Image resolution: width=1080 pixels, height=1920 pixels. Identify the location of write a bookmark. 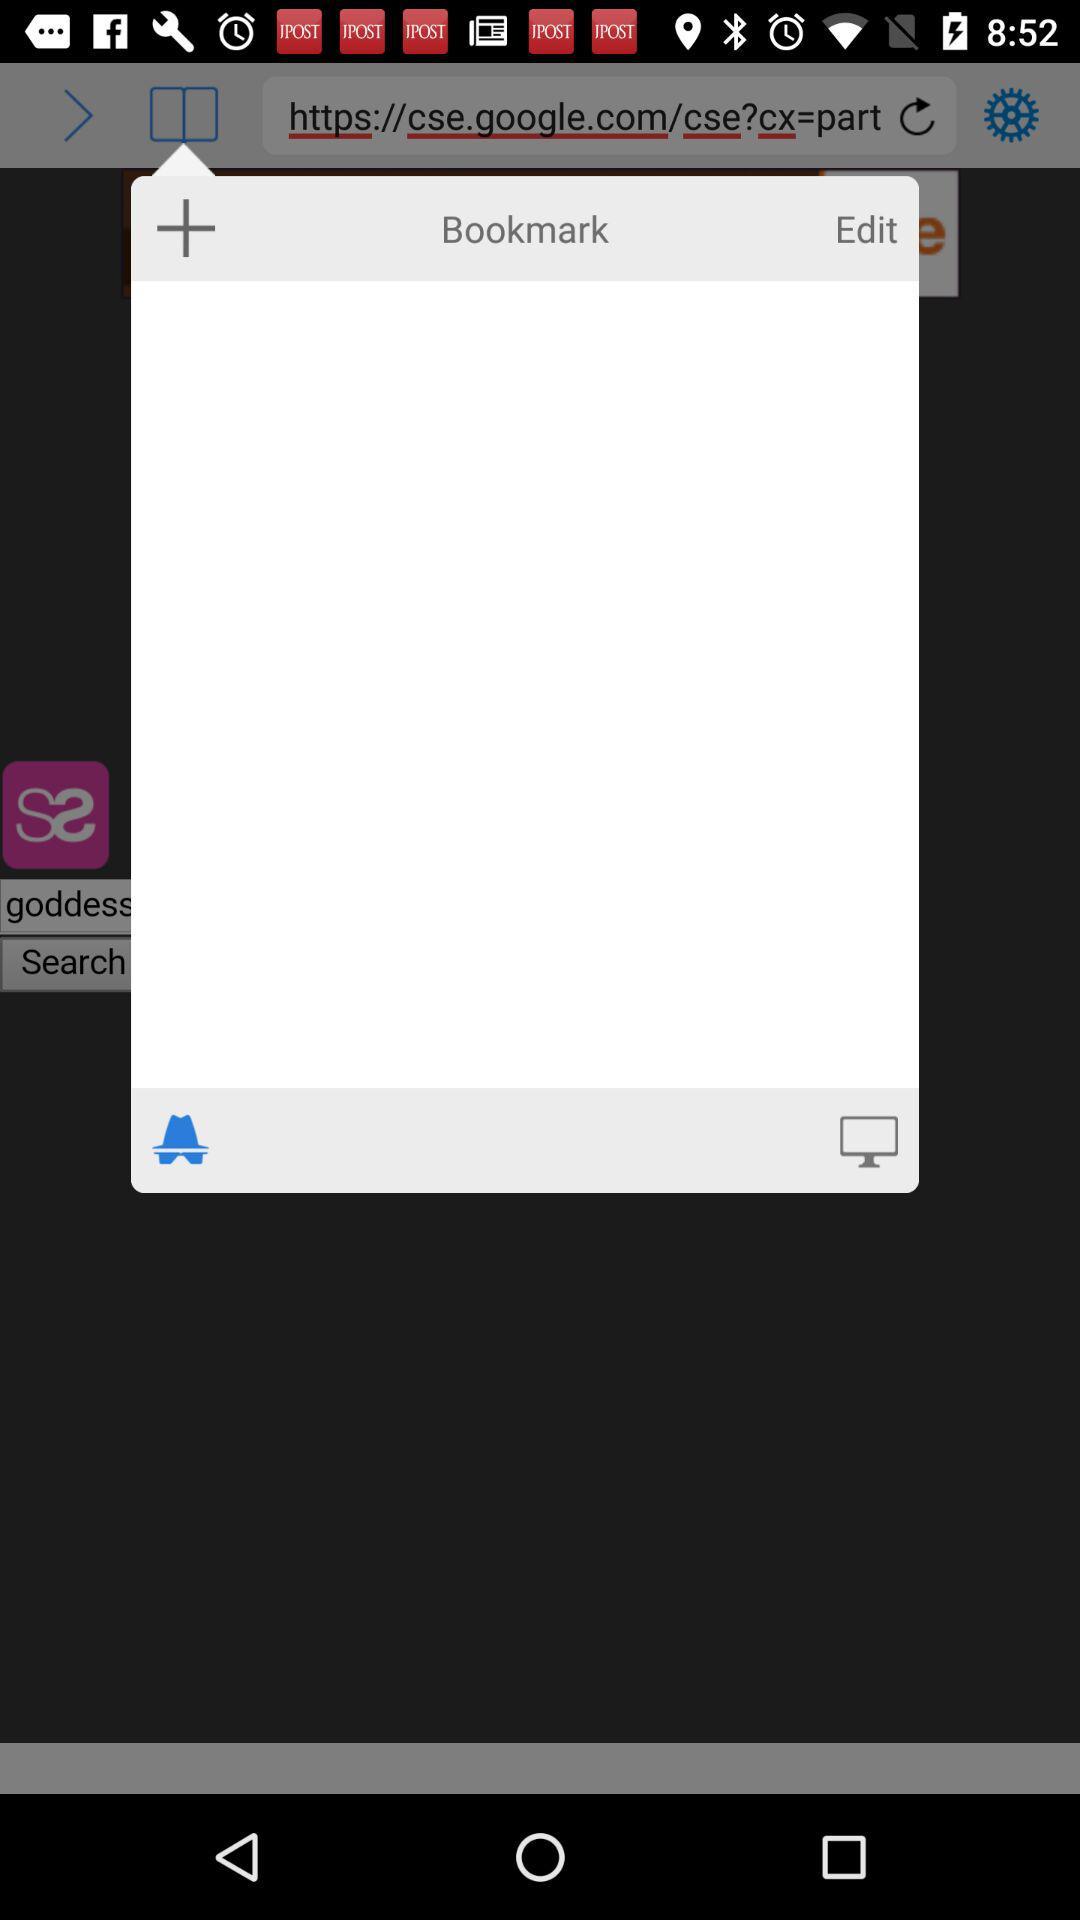
(523, 684).